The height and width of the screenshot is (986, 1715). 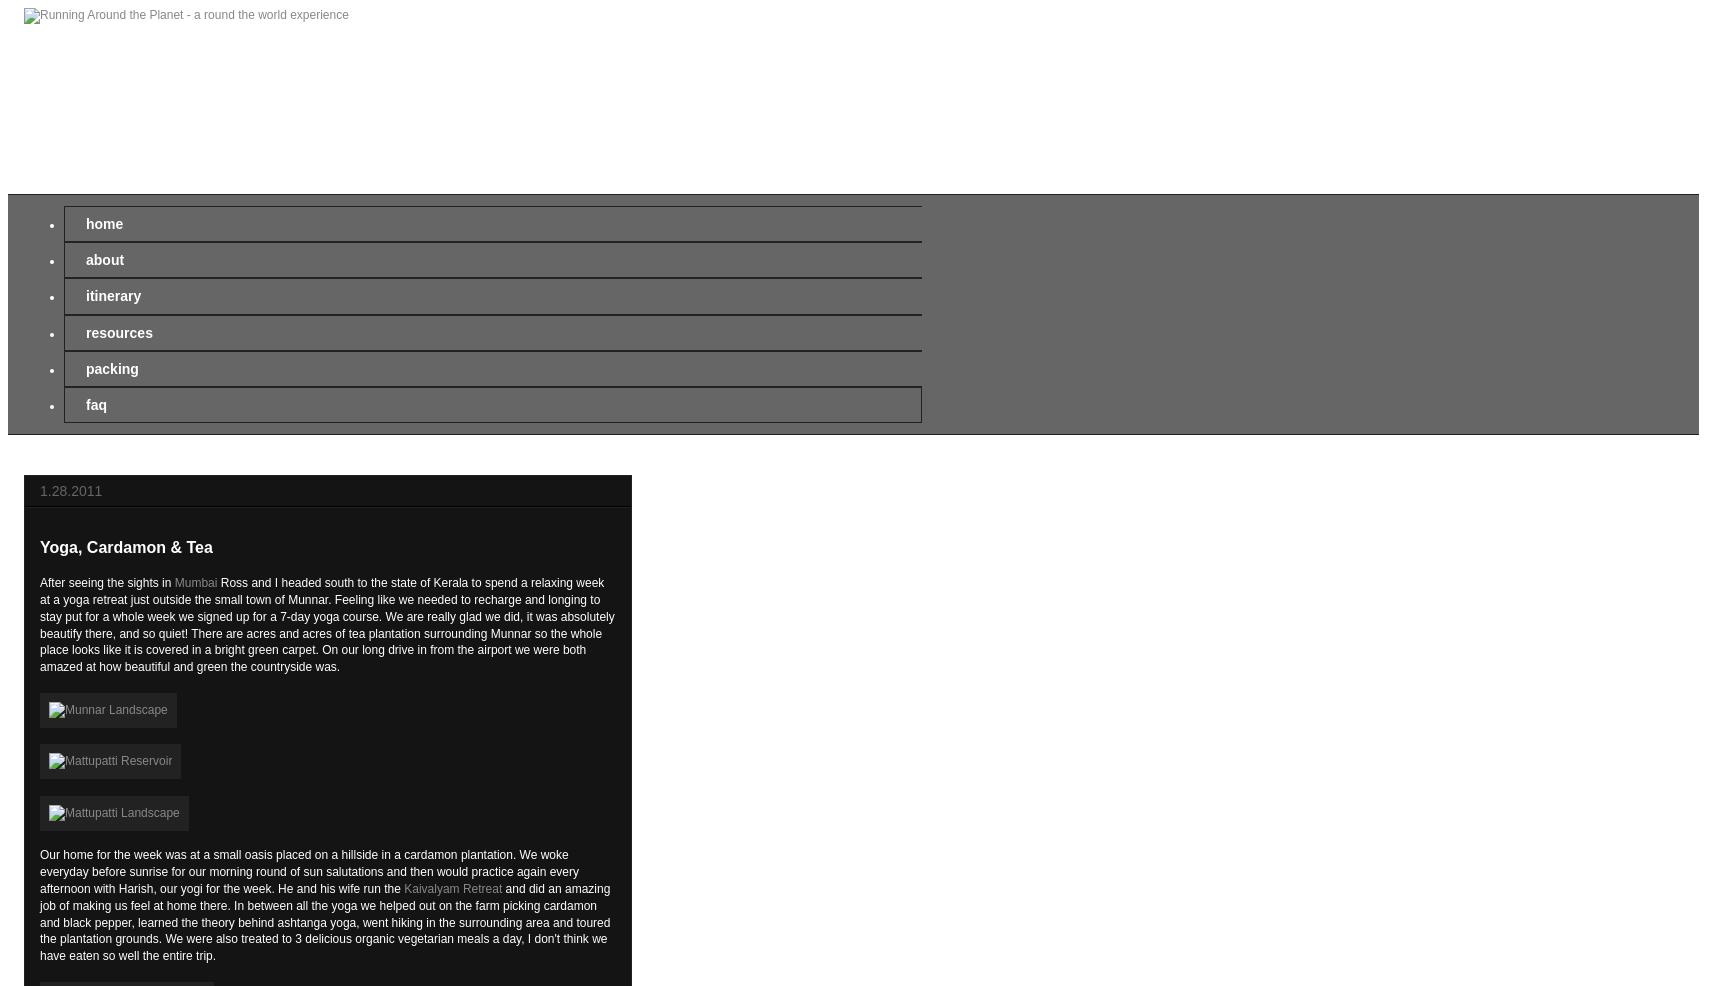 What do you see at coordinates (103, 223) in the screenshot?
I see `'home'` at bounding box center [103, 223].